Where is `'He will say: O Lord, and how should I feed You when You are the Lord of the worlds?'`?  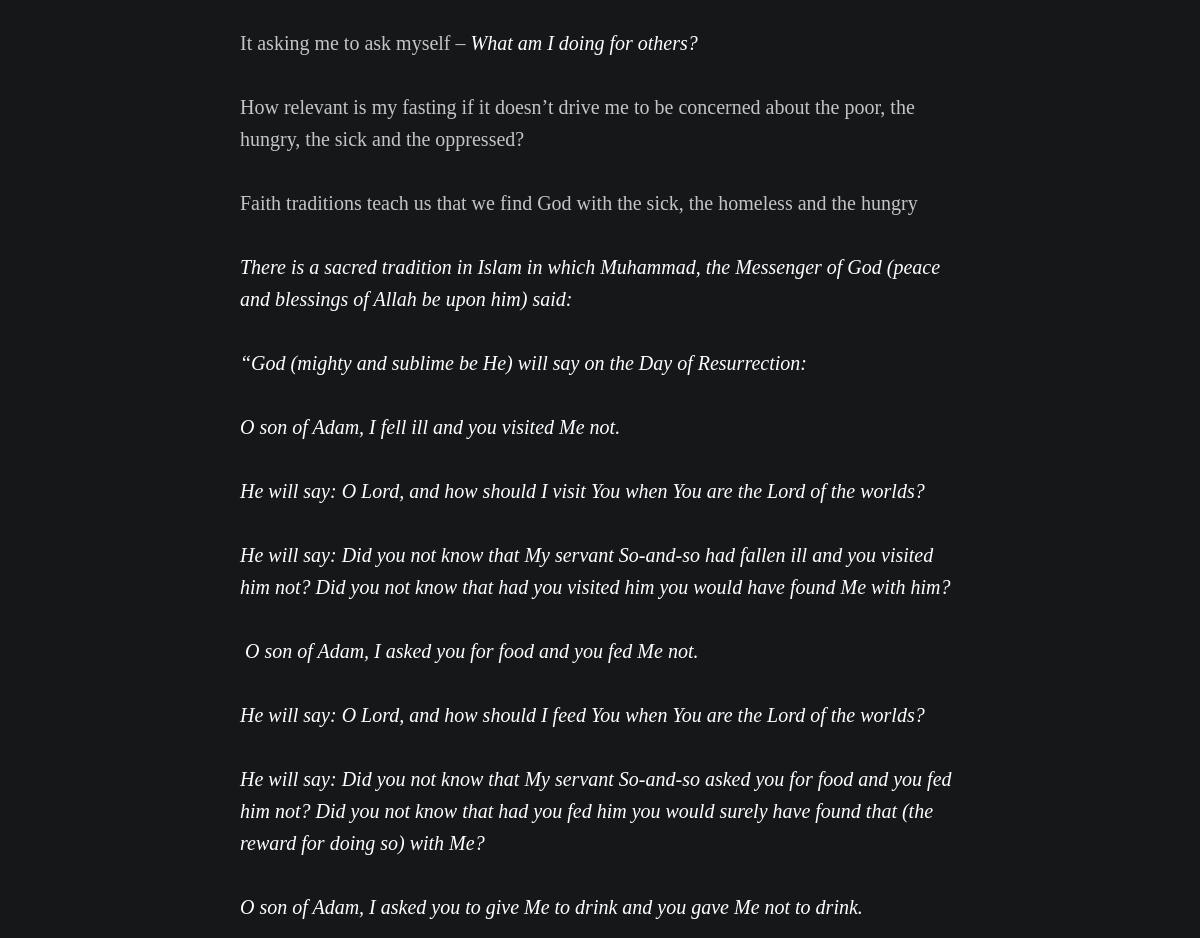 'He will say: O Lord, and how should I feed You when You are the Lord of the worlds?' is located at coordinates (581, 714).